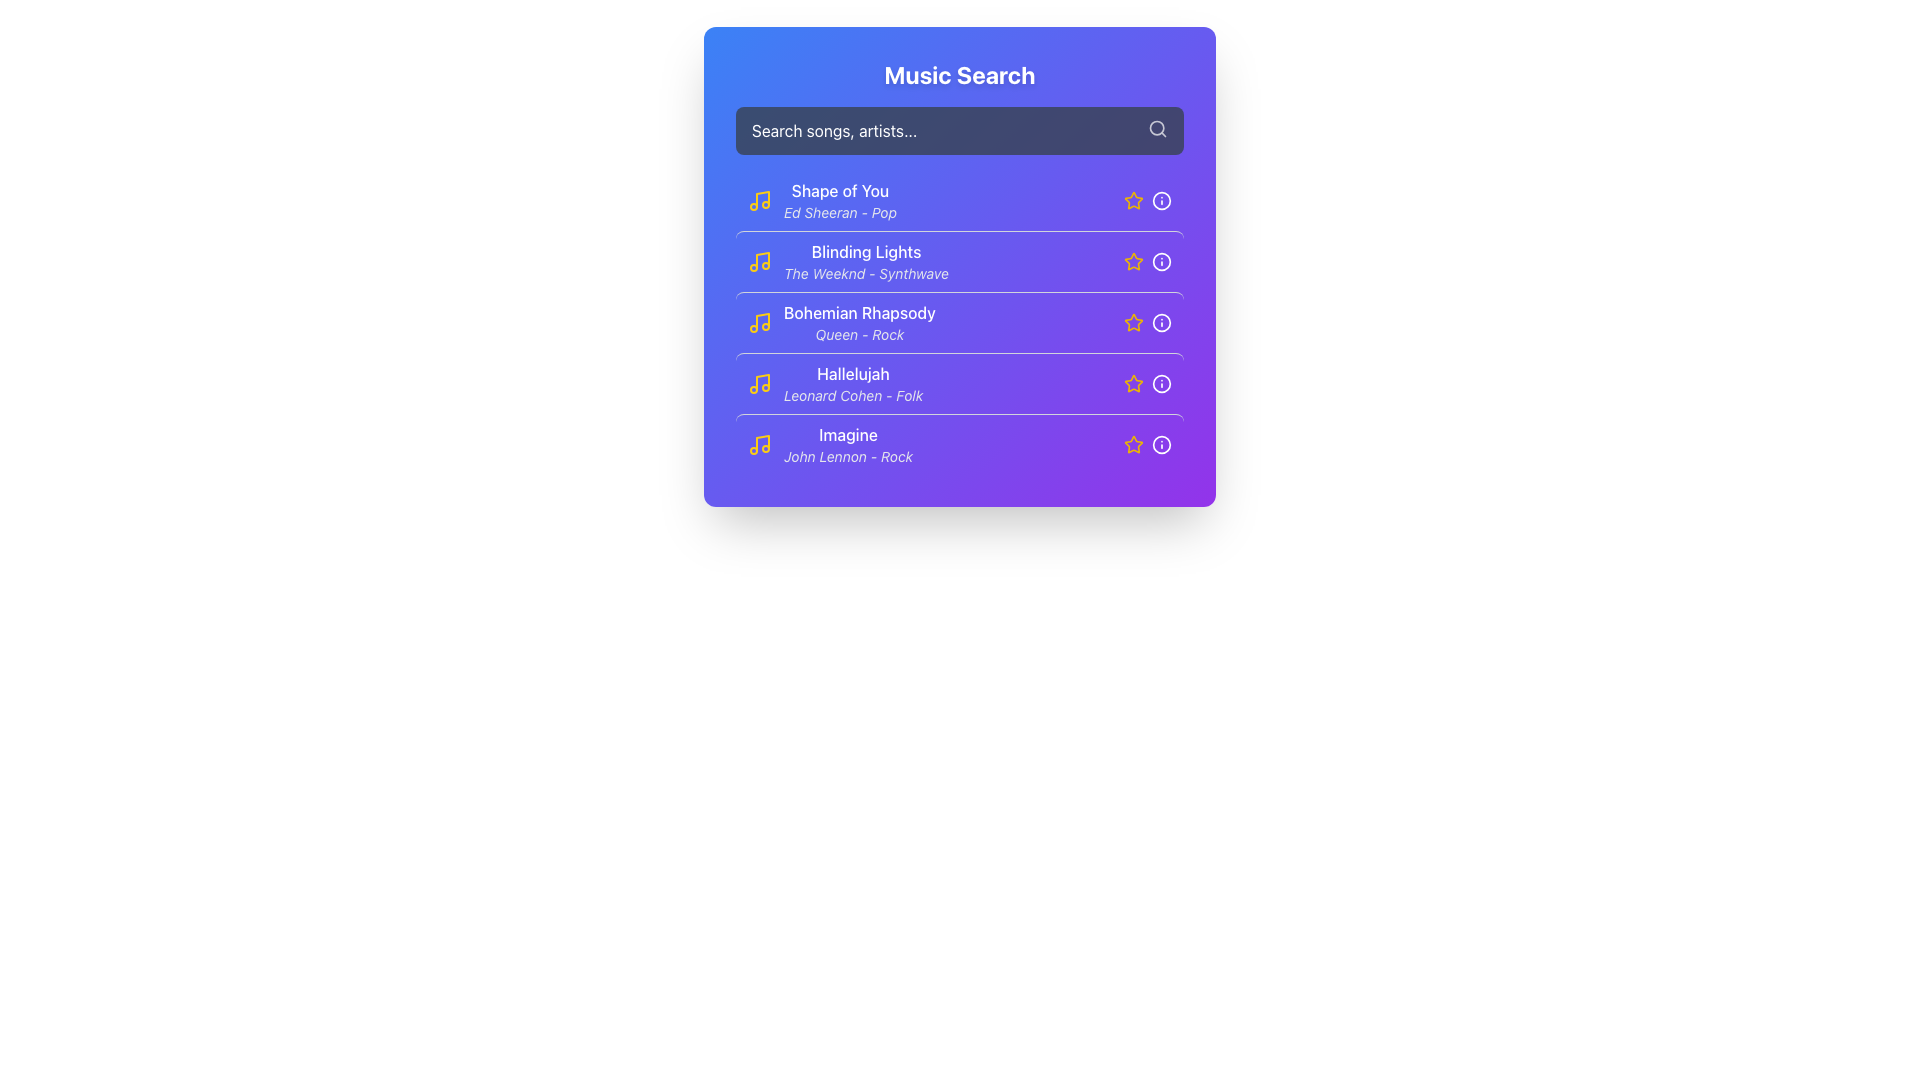  What do you see at coordinates (866, 261) in the screenshot?
I see `the list item displaying the song title 'Blinding Lights' by 'The Weeknd - Synthwave'` at bounding box center [866, 261].